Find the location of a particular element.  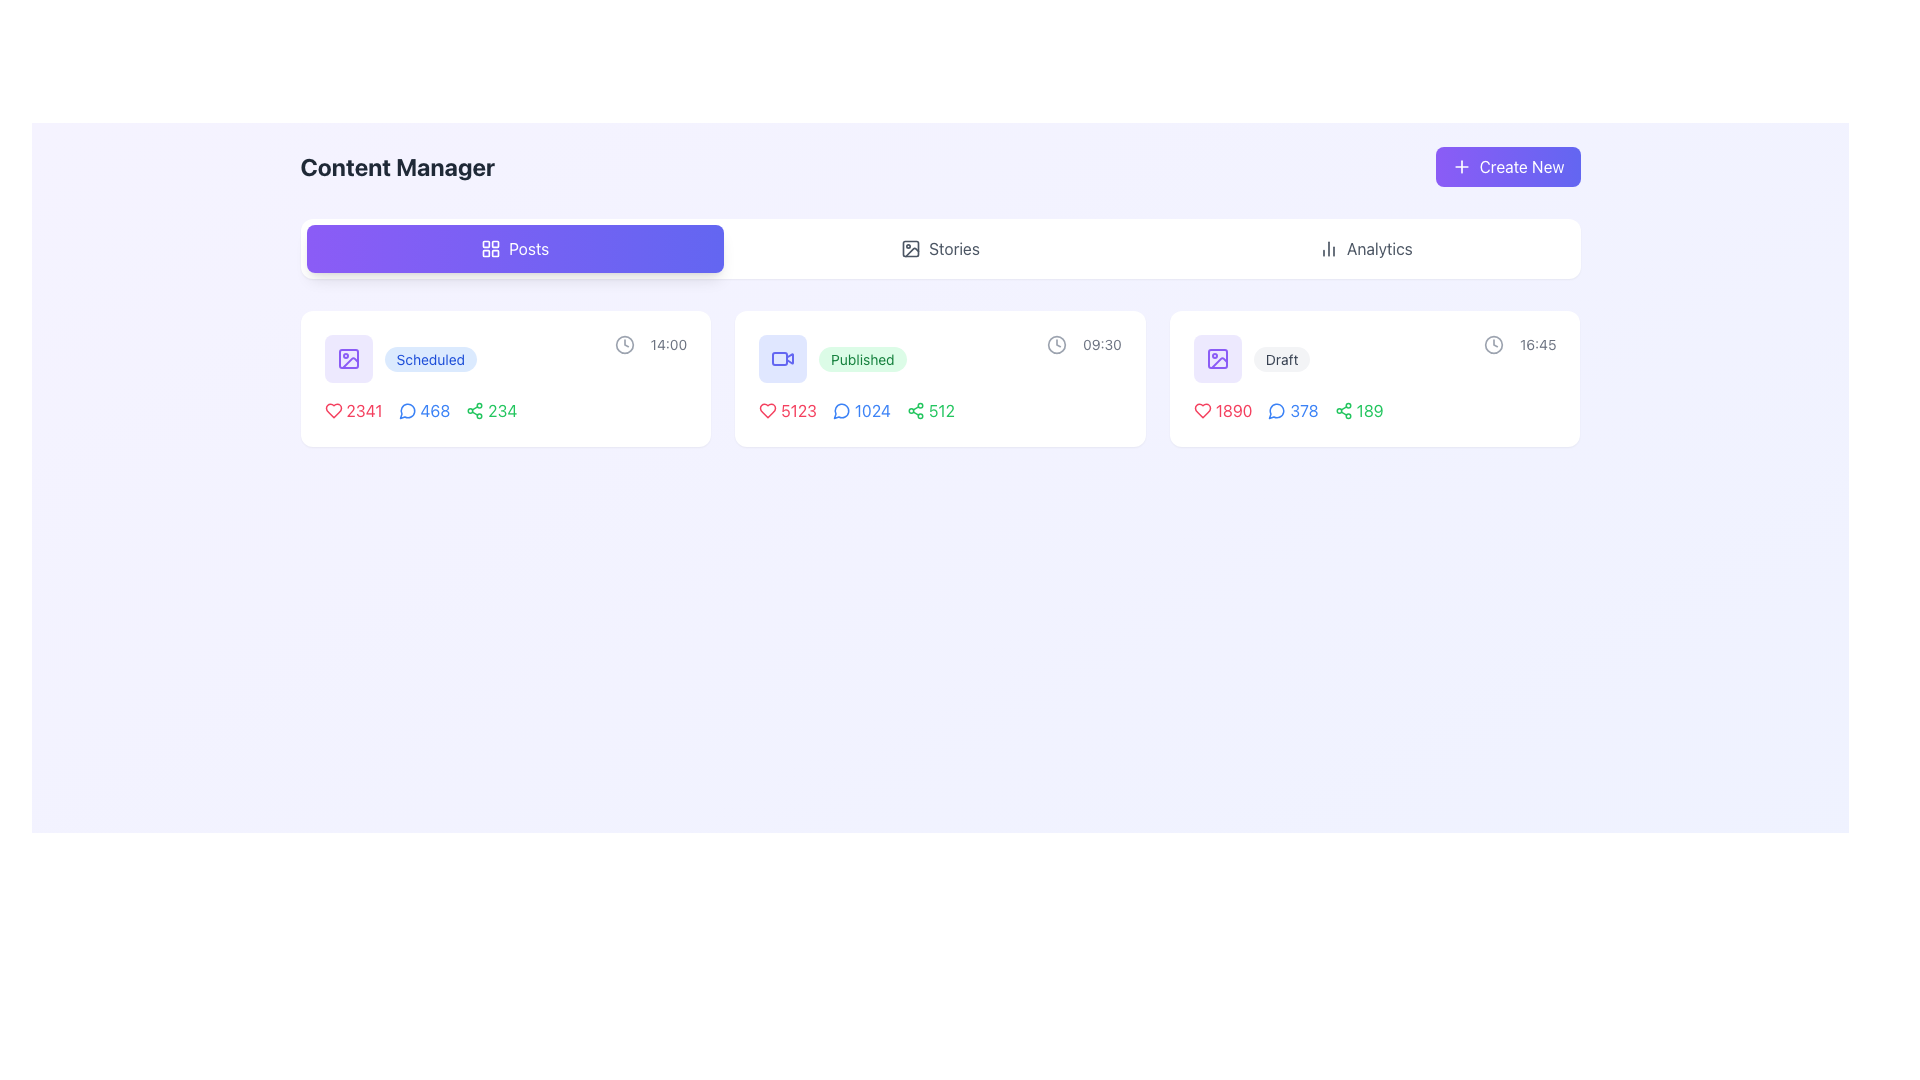

the green share icon with the numerical value '189' in the 'Draft' box, which is the third icon in the horizontal row of interactive statistics is located at coordinates (1374, 410).